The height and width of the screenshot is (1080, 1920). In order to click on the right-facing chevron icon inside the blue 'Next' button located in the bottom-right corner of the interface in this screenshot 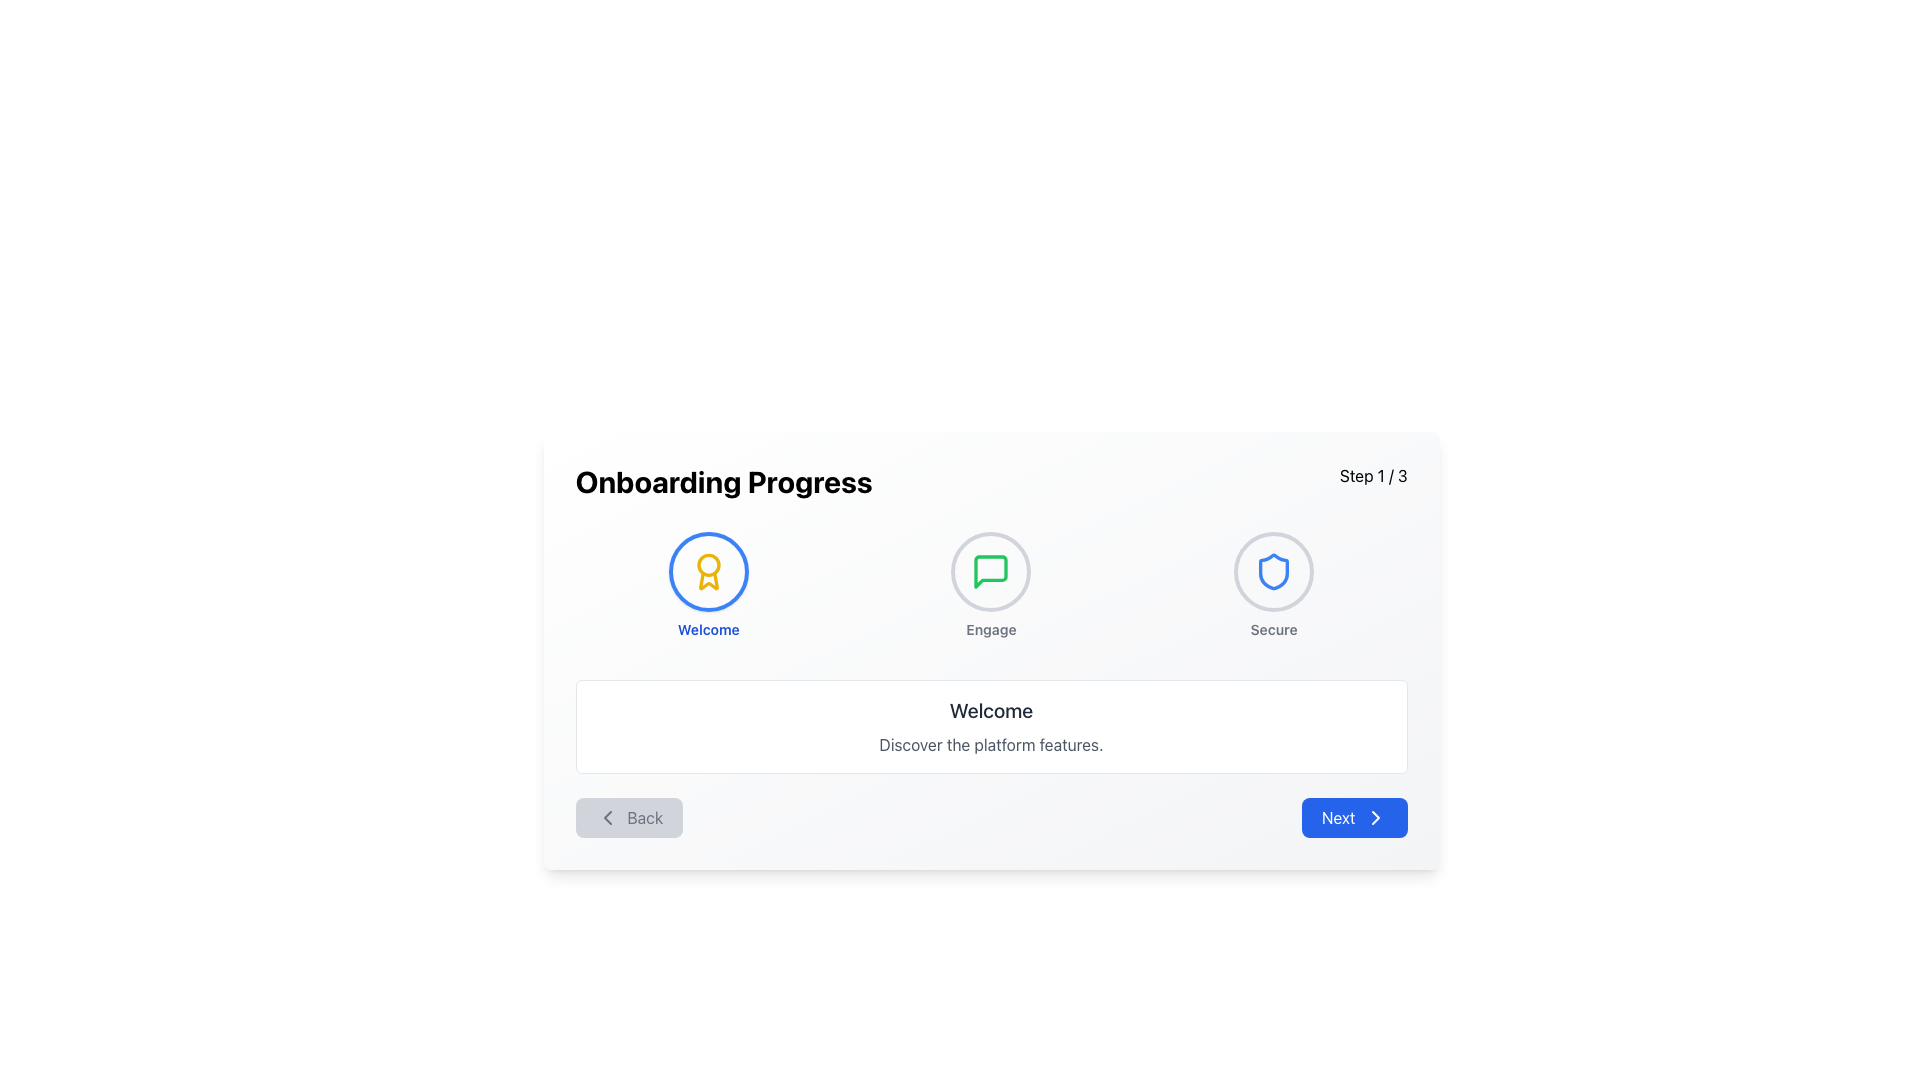, I will do `click(1374, 817)`.